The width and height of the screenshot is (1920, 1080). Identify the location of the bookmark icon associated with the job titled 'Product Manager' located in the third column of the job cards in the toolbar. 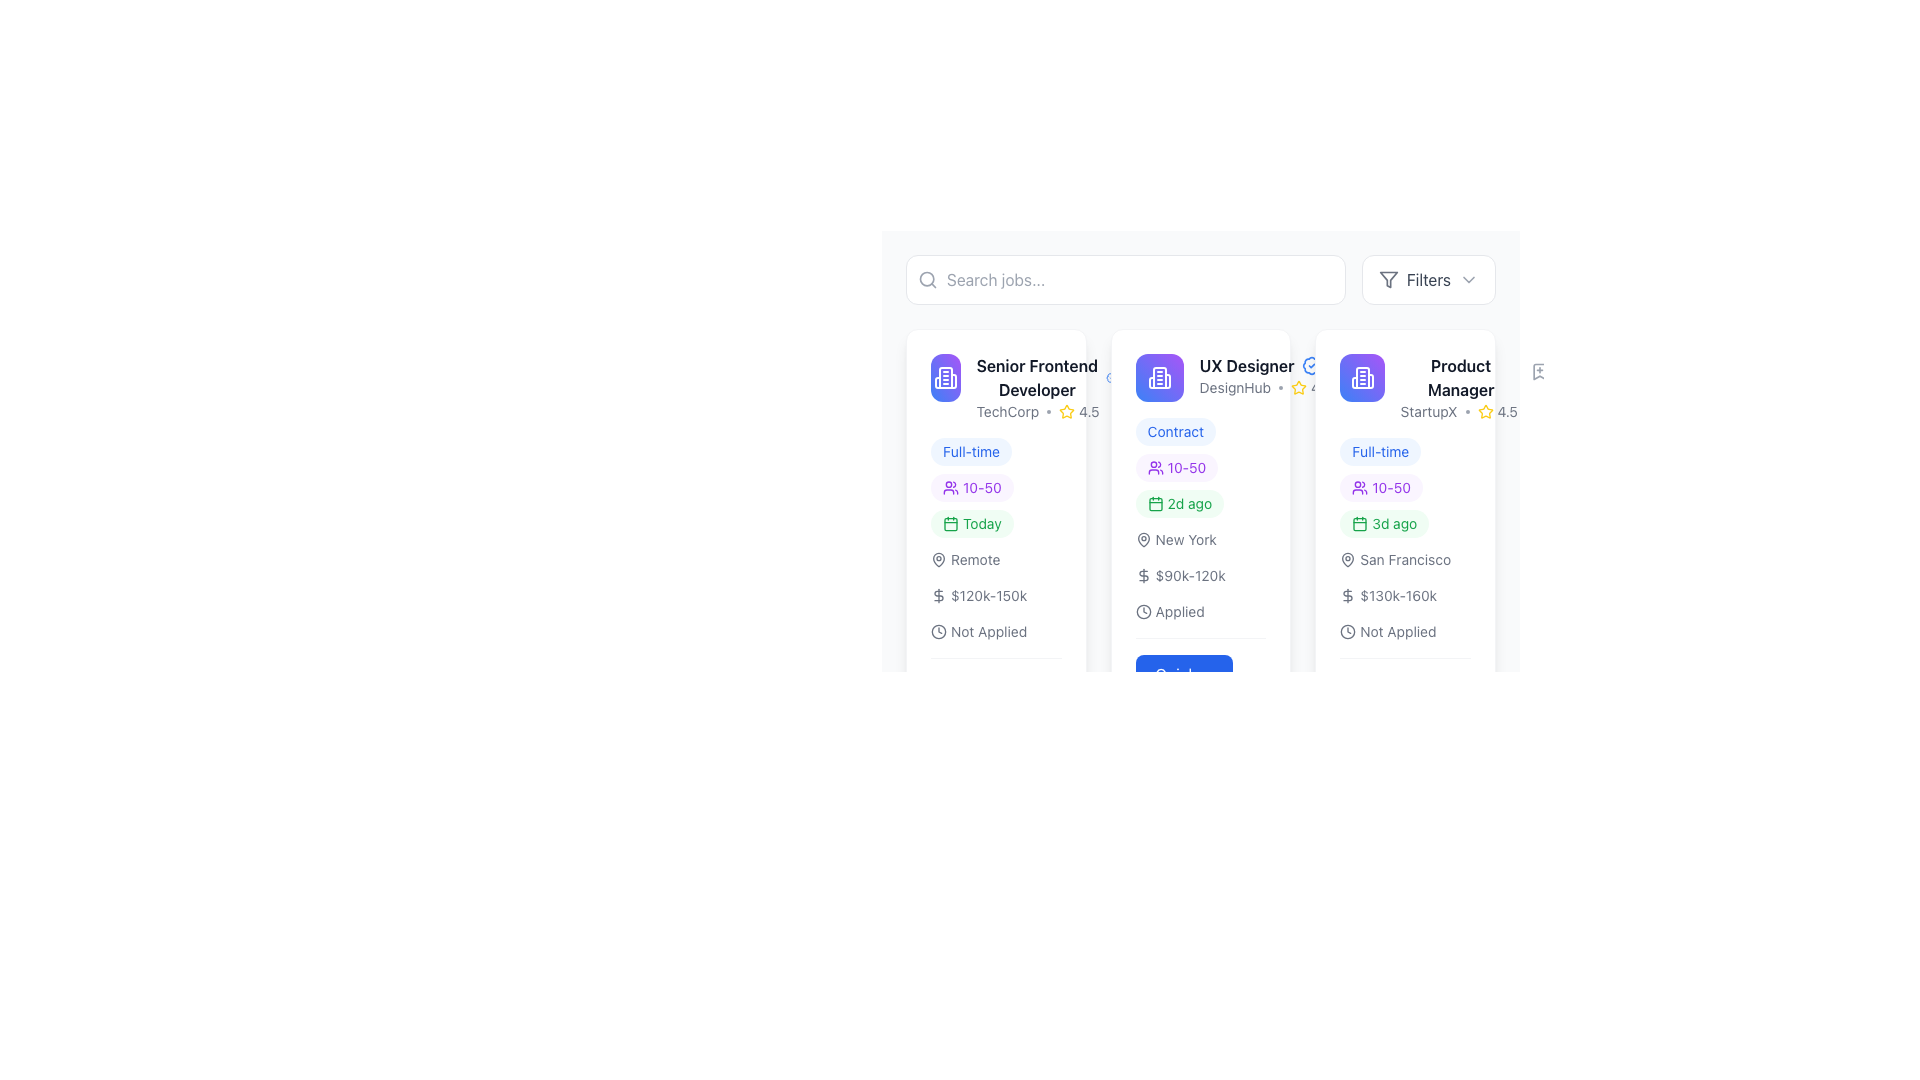
(1349, 371).